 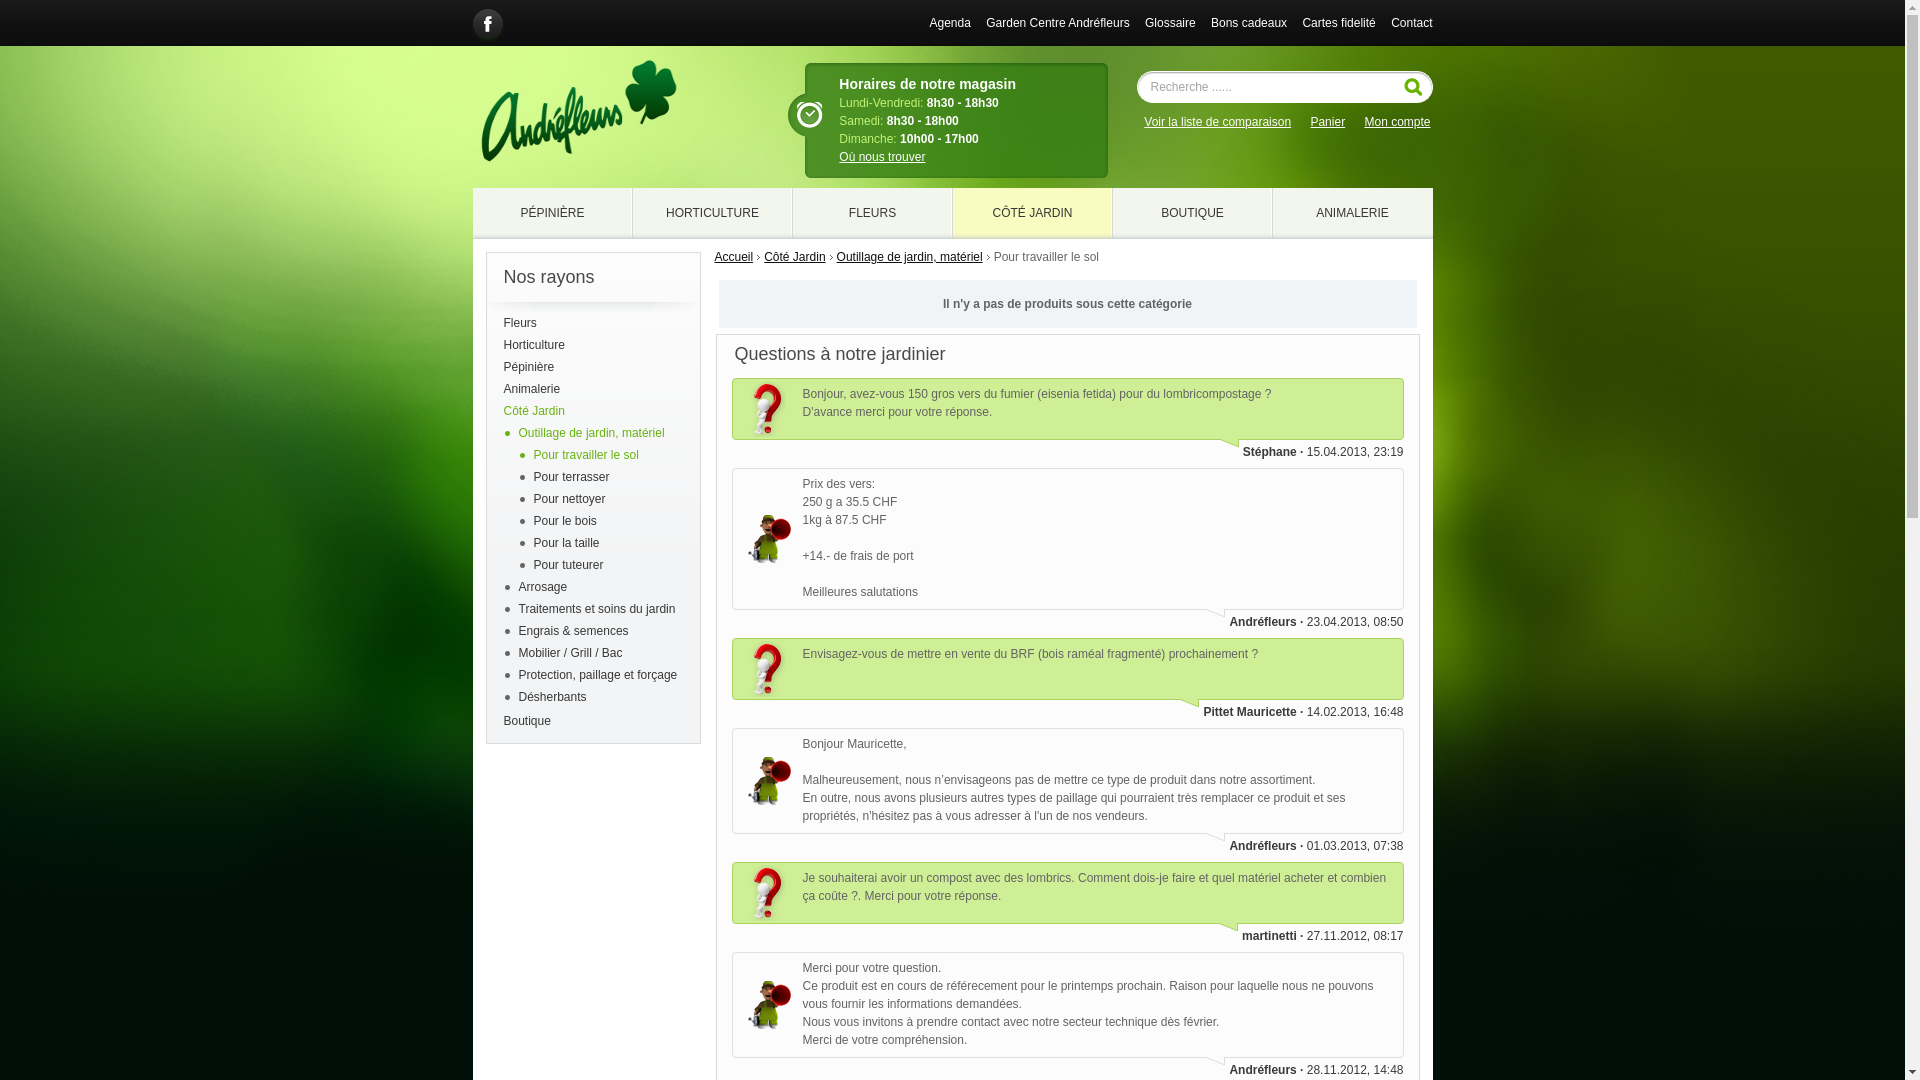 What do you see at coordinates (585, 455) in the screenshot?
I see `'Pour travailler le sol'` at bounding box center [585, 455].